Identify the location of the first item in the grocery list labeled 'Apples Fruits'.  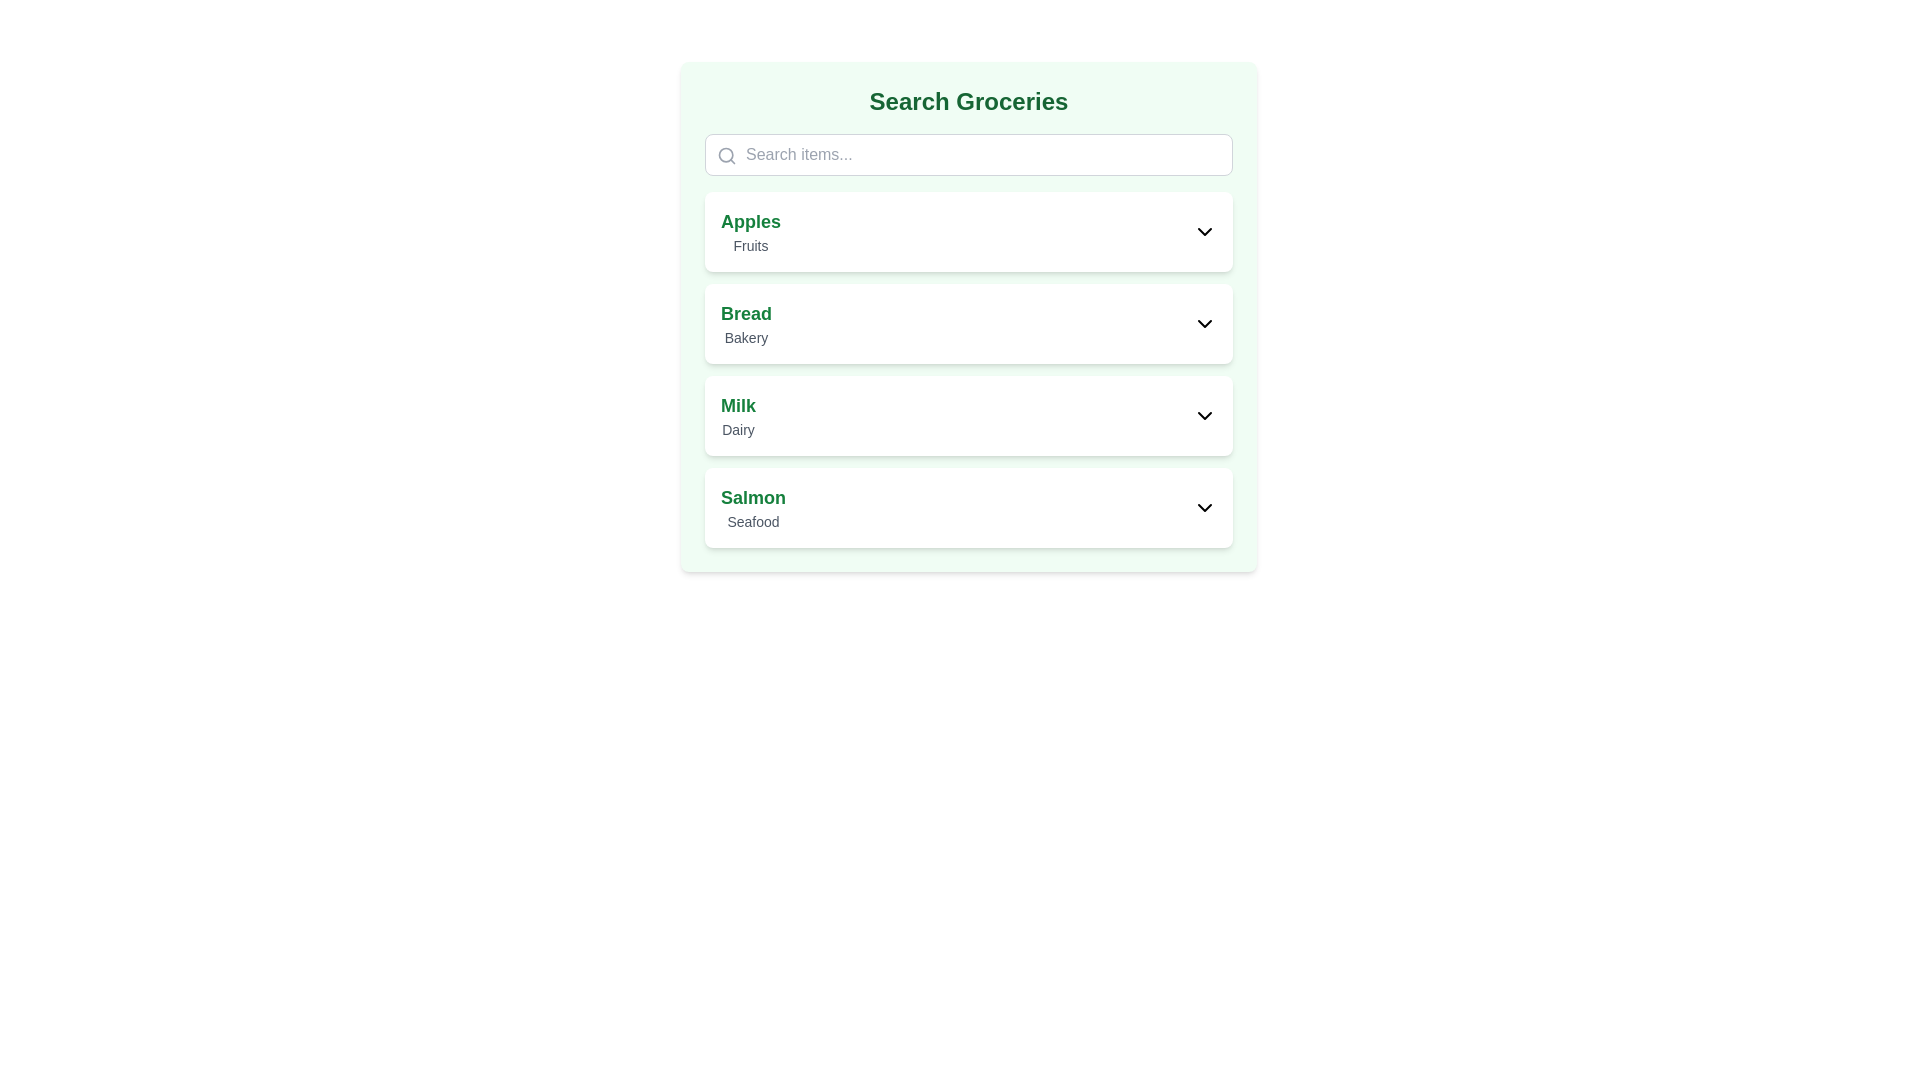
(969, 230).